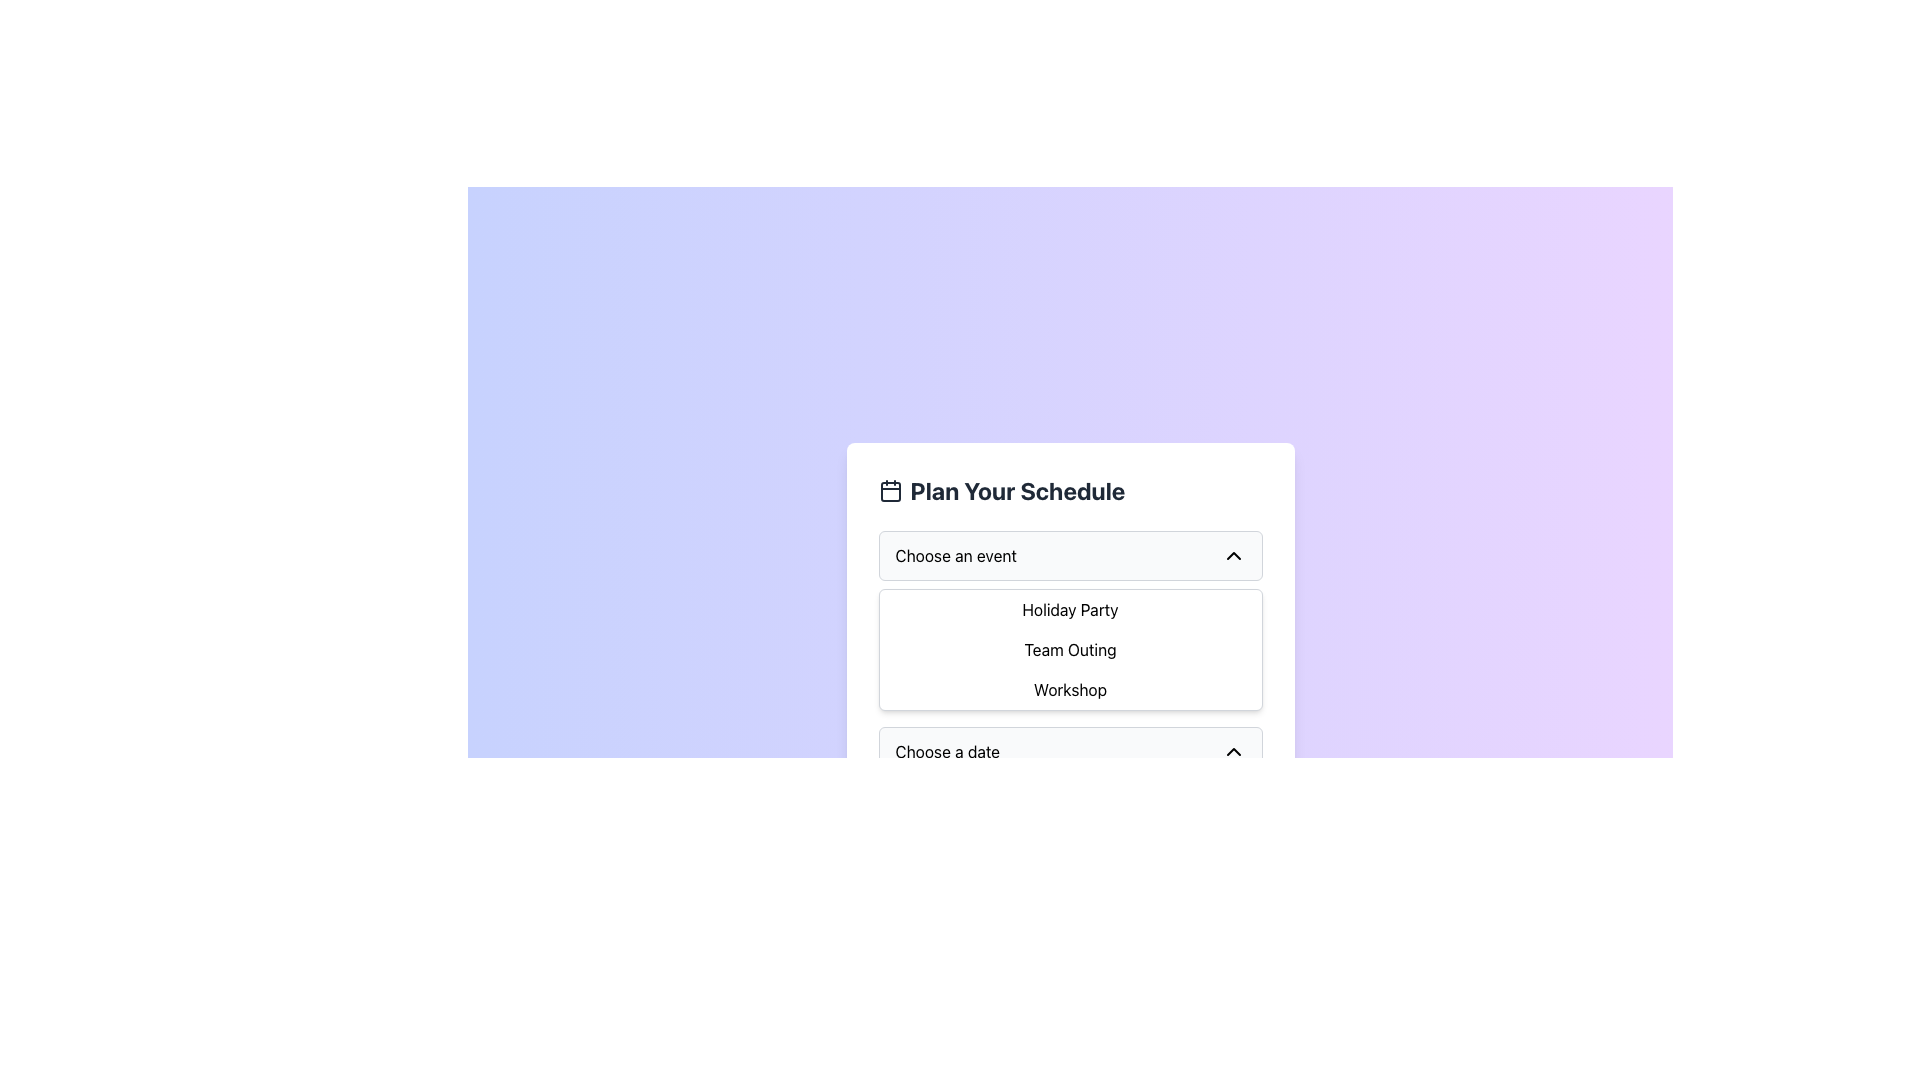 The width and height of the screenshot is (1920, 1080). Describe the element at coordinates (1069, 650) in the screenshot. I see `the options in the dropdown menu located directly below the 'Choose an event' button, which contains 'Holiday Party', 'Team Outing', and 'Workshop'` at that location.